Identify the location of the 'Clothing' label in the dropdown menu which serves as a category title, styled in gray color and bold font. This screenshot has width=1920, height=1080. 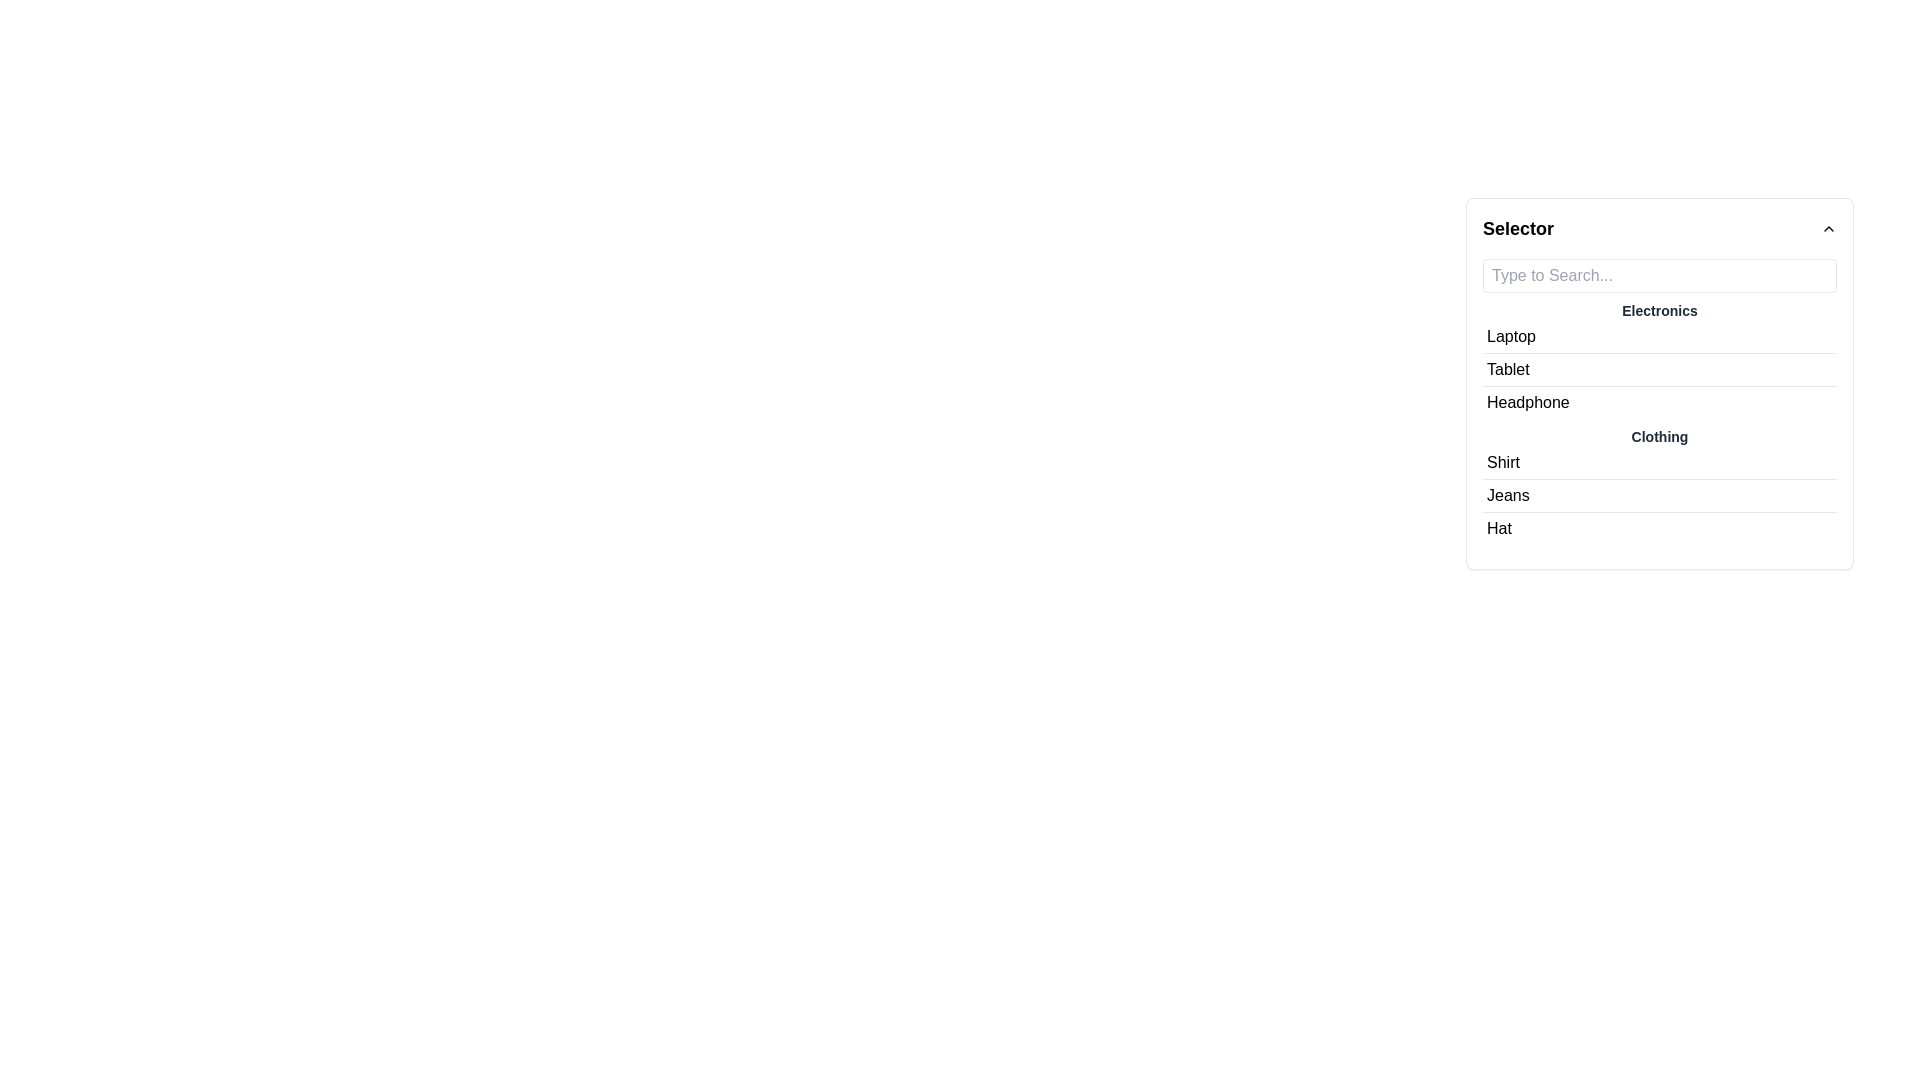
(1660, 435).